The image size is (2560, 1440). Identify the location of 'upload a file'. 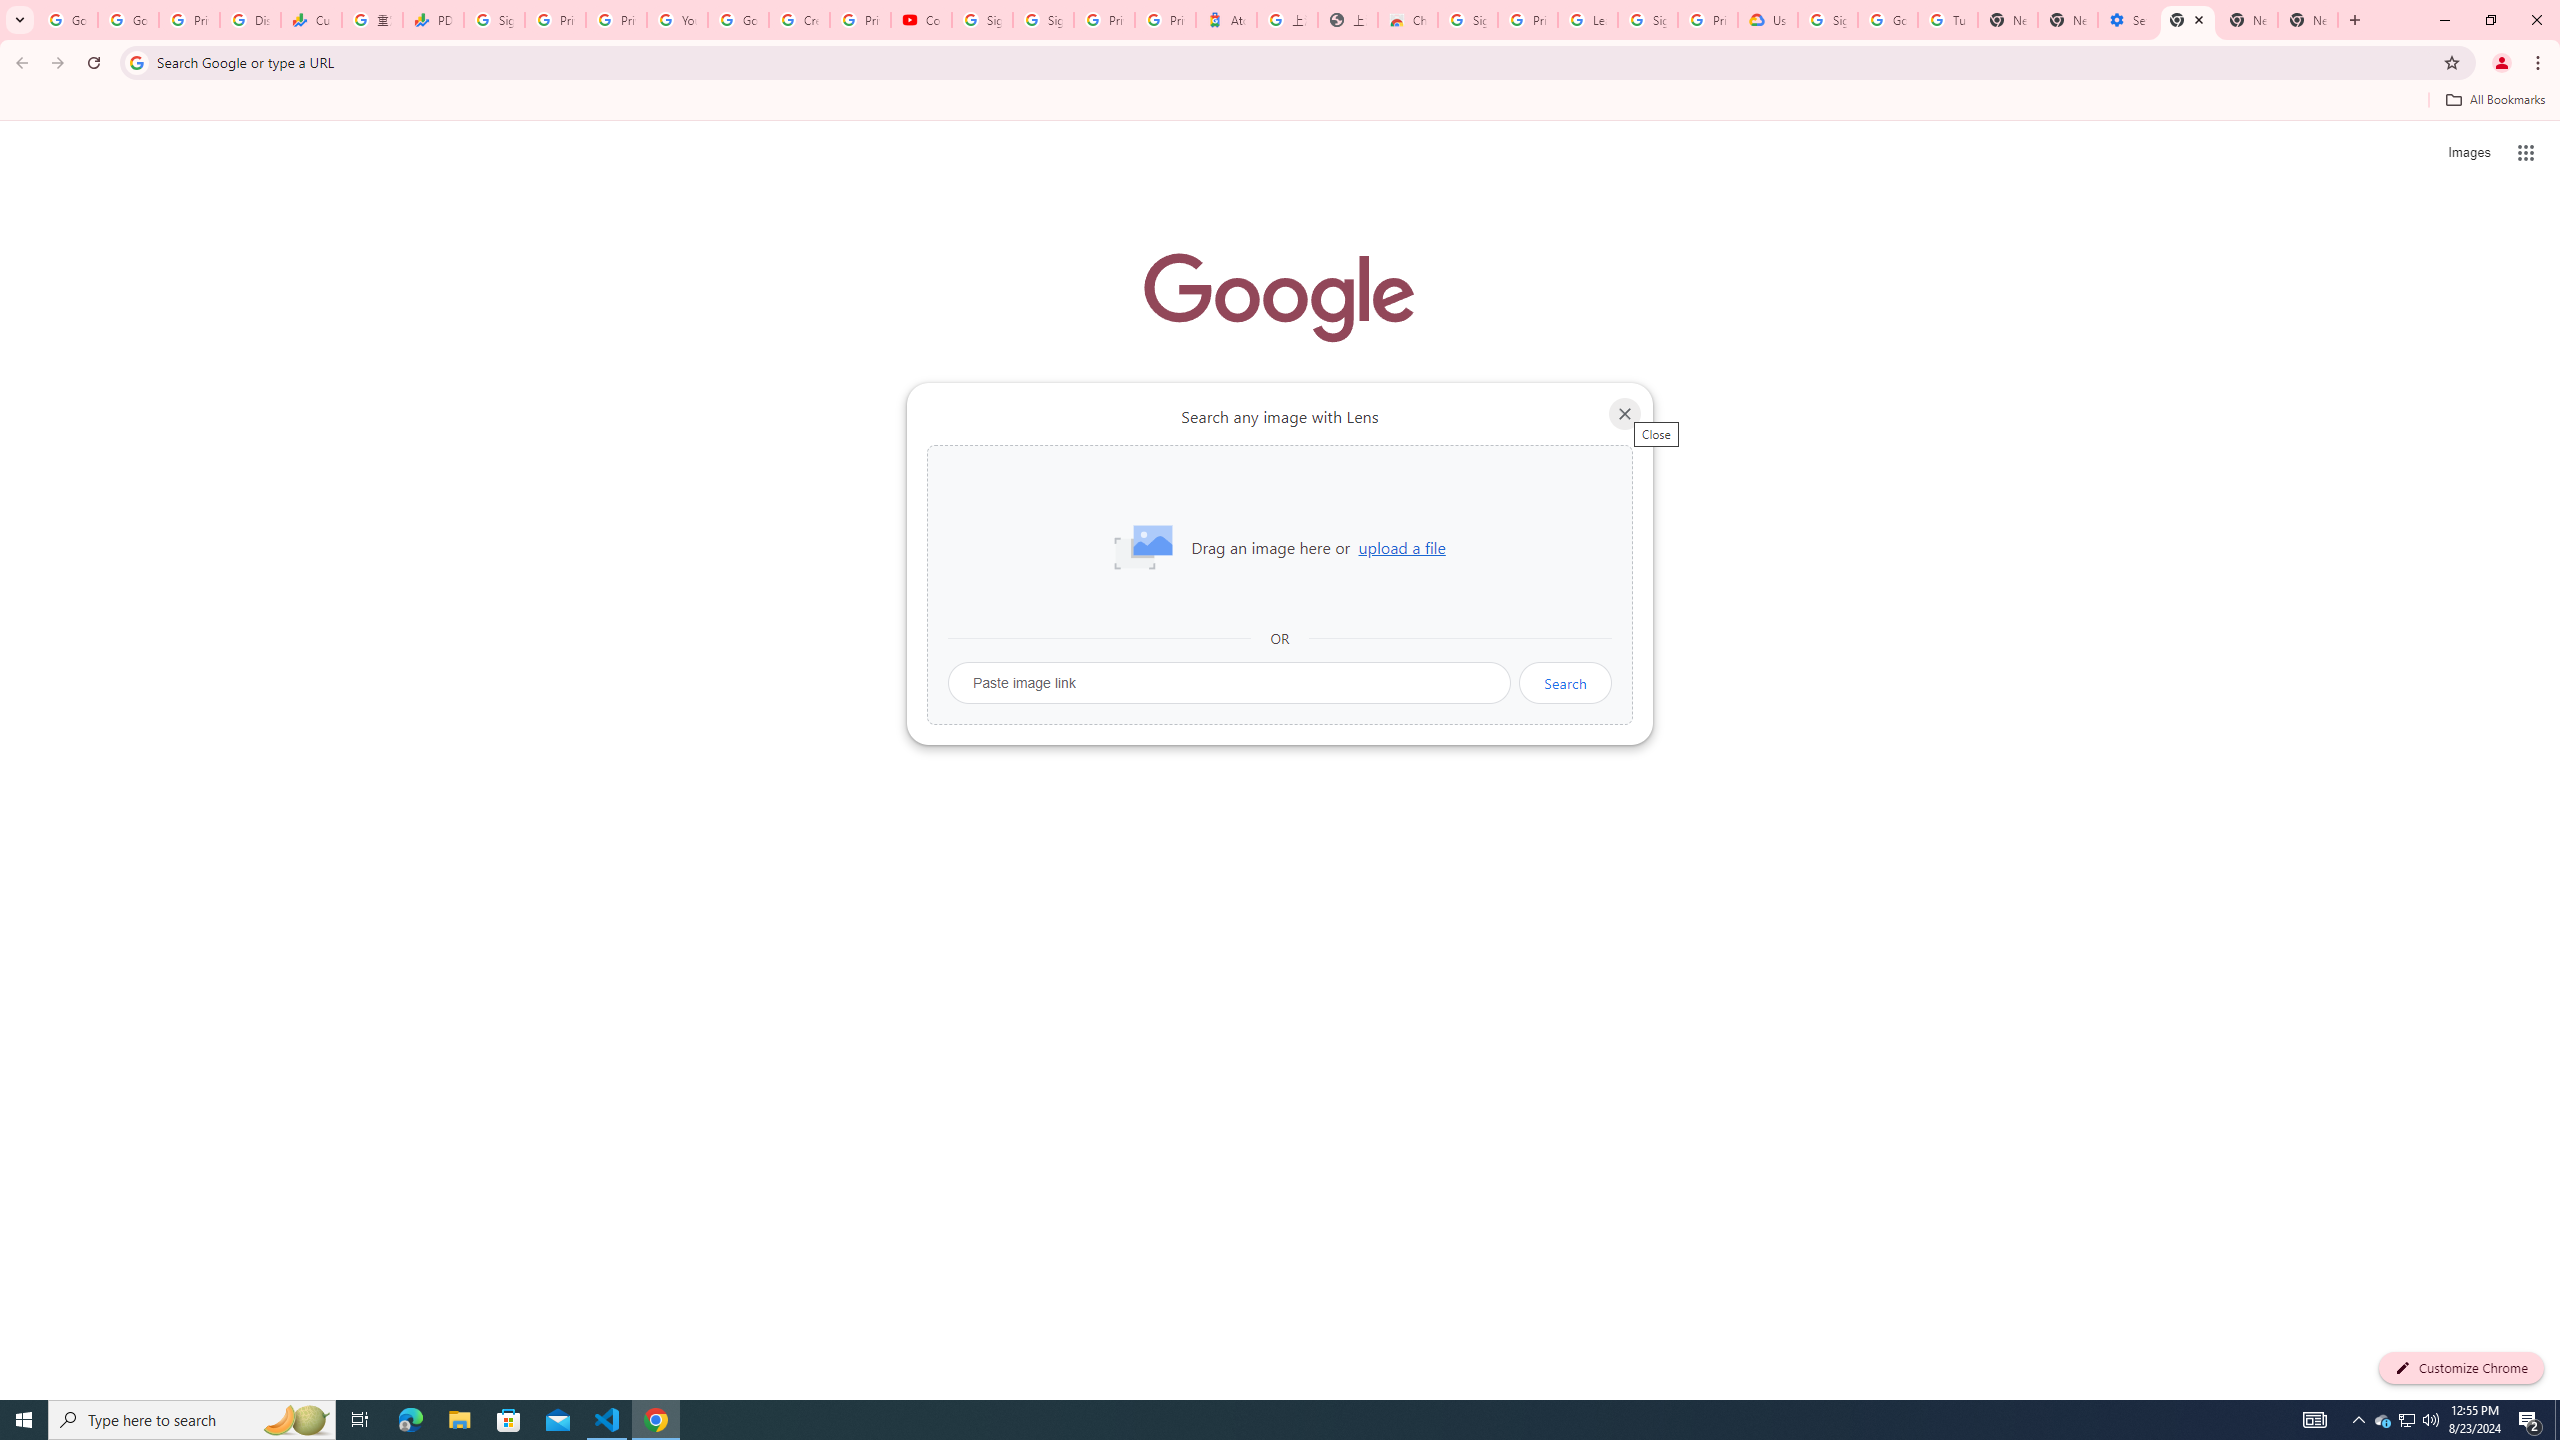
(1401, 547).